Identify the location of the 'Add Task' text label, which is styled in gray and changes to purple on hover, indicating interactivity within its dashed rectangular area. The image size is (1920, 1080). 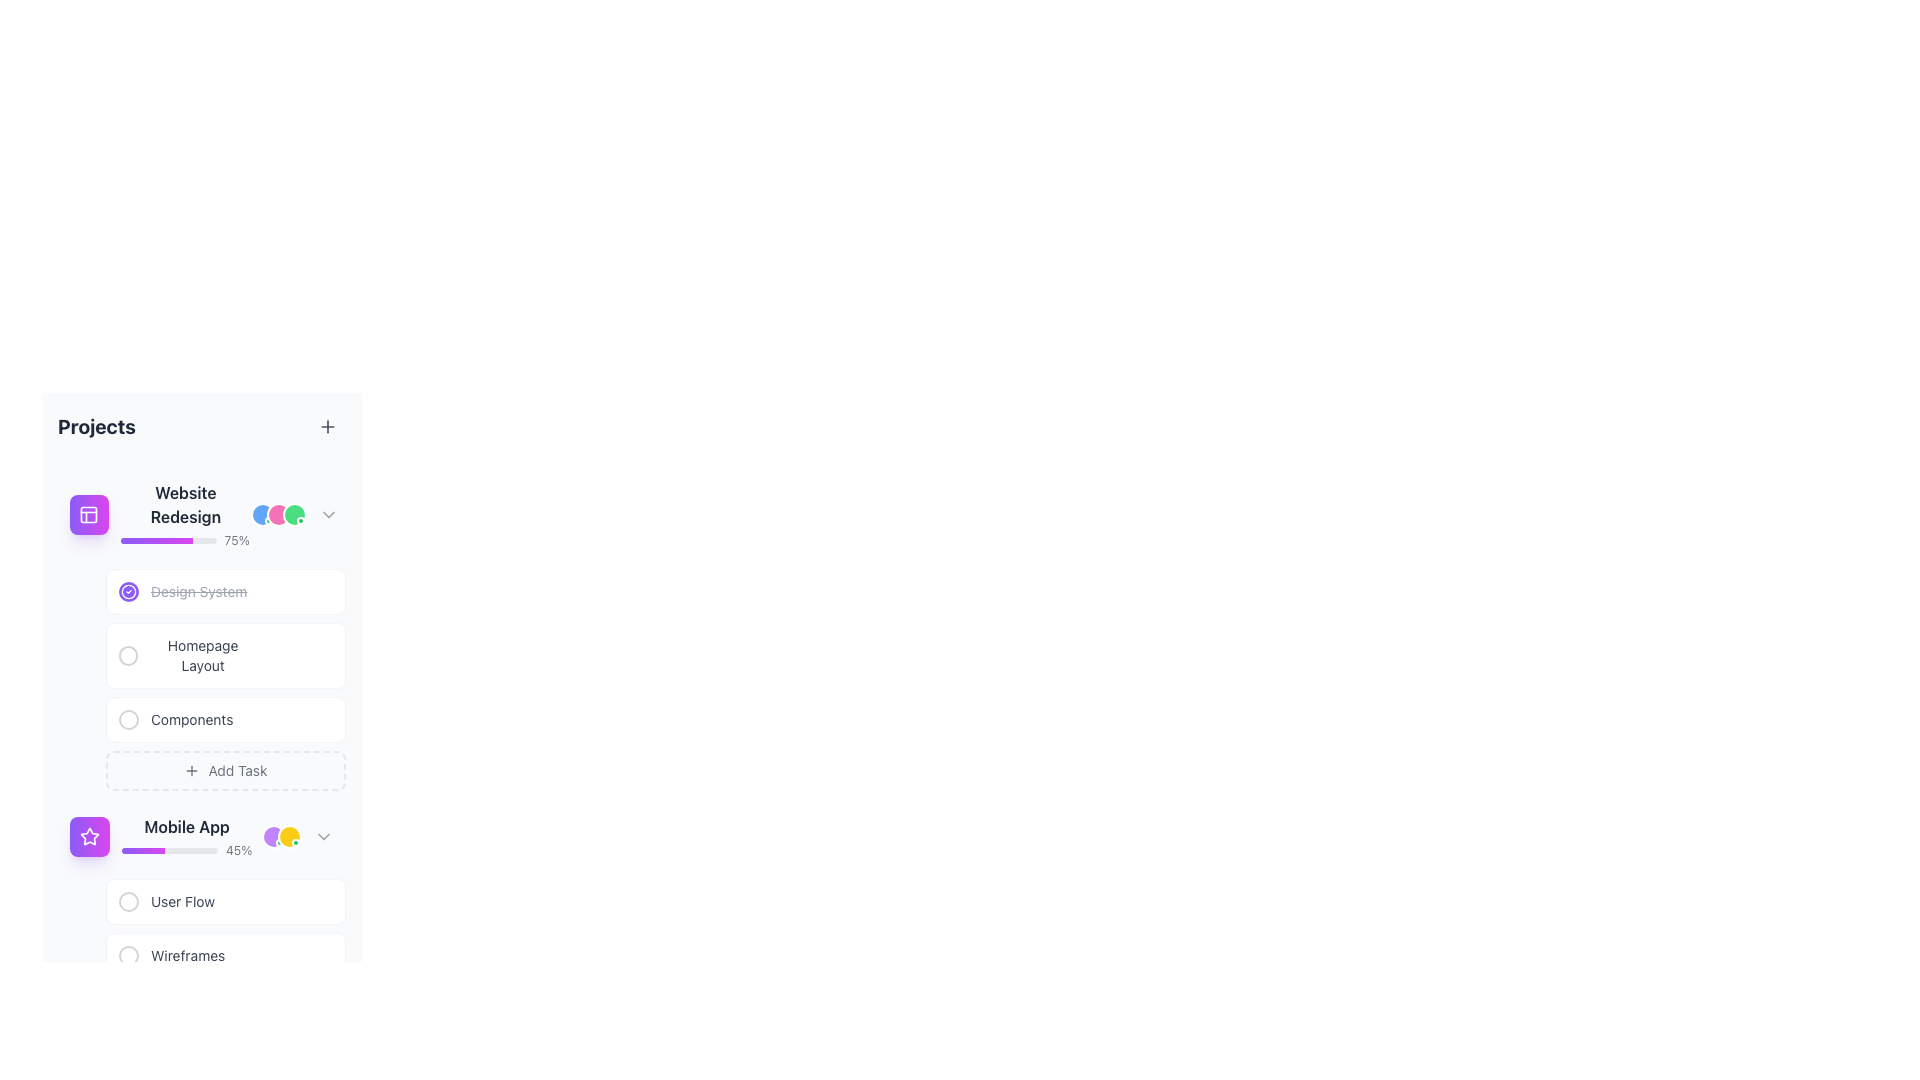
(238, 770).